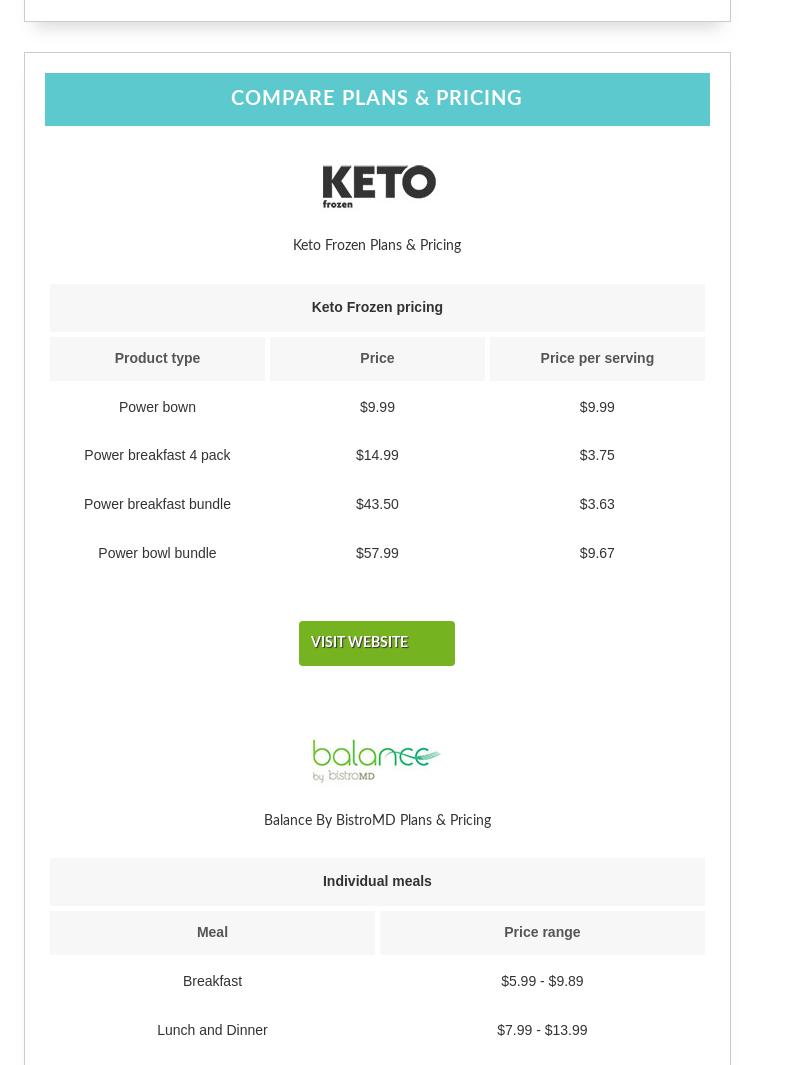 The height and width of the screenshot is (1065, 800). Describe the element at coordinates (212, 980) in the screenshot. I see `'Breakfast'` at that location.